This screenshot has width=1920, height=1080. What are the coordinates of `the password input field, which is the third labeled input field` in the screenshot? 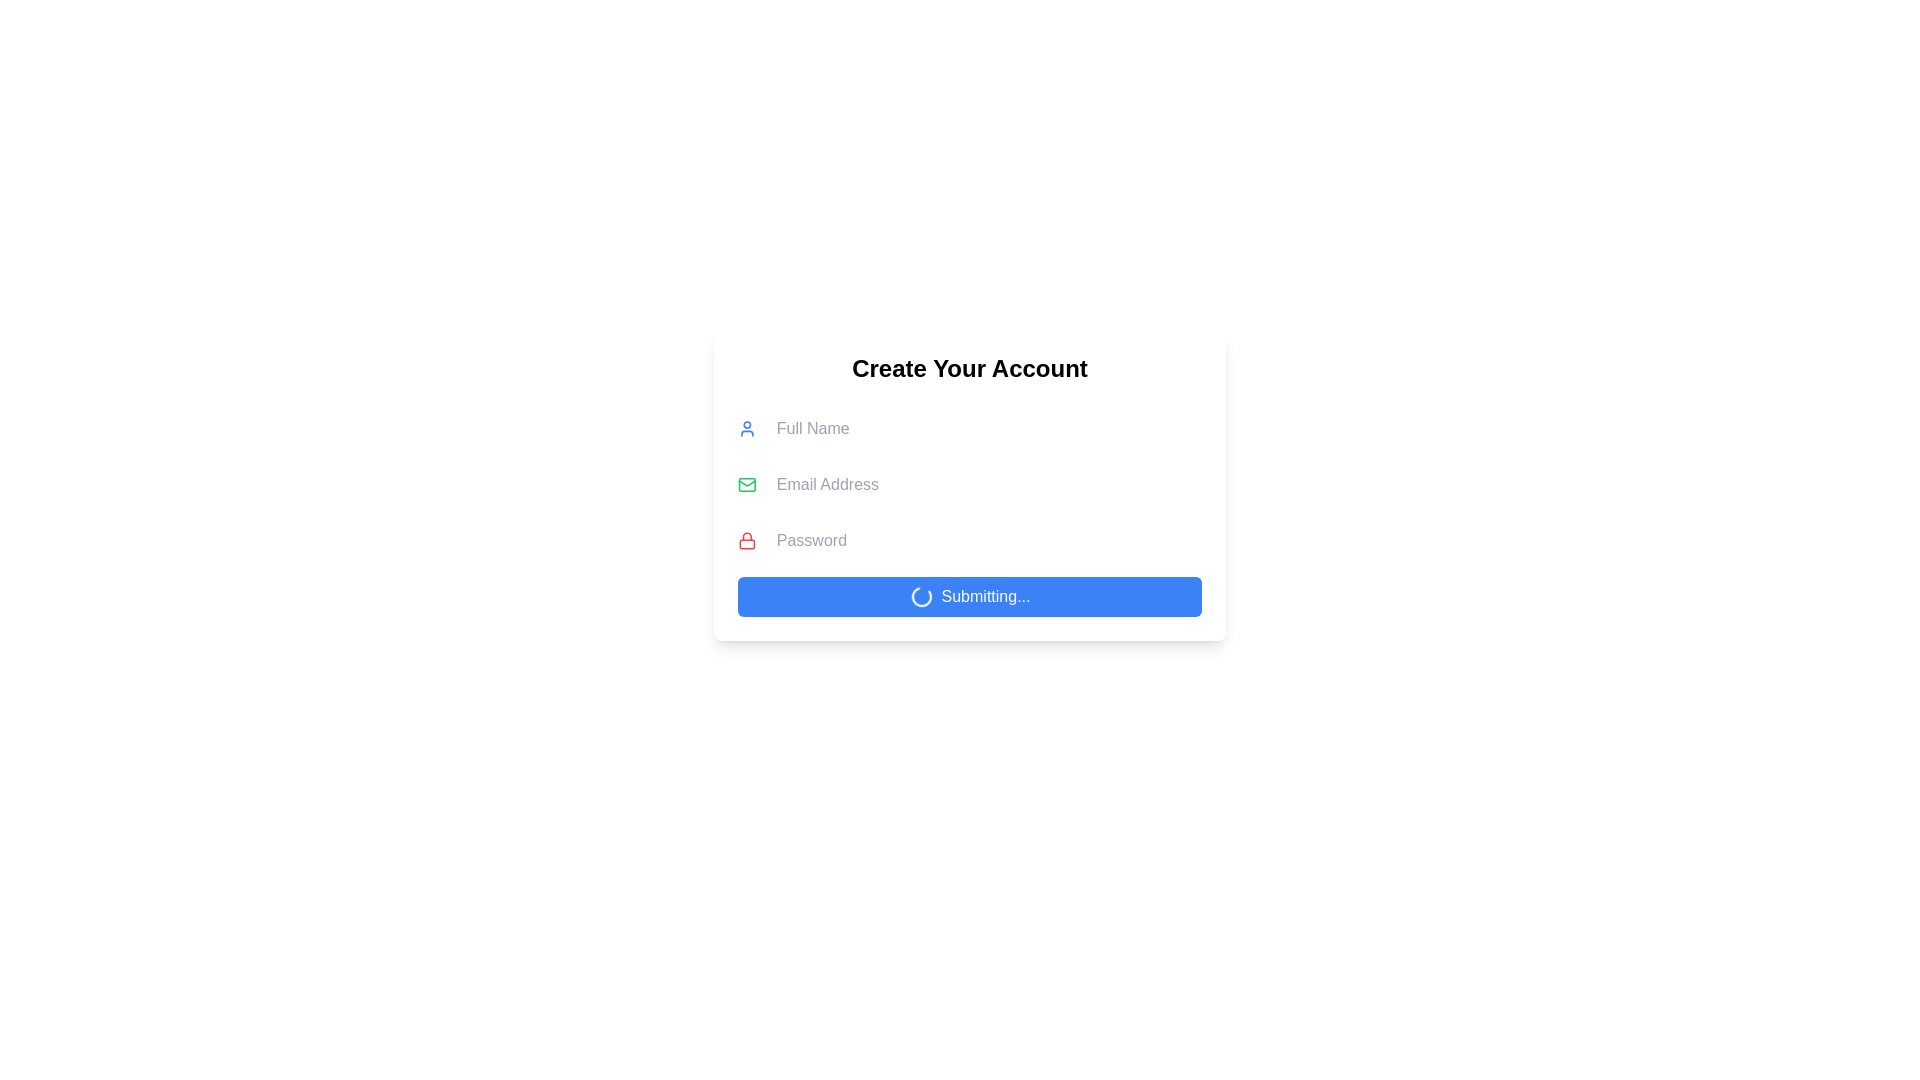 It's located at (969, 540).